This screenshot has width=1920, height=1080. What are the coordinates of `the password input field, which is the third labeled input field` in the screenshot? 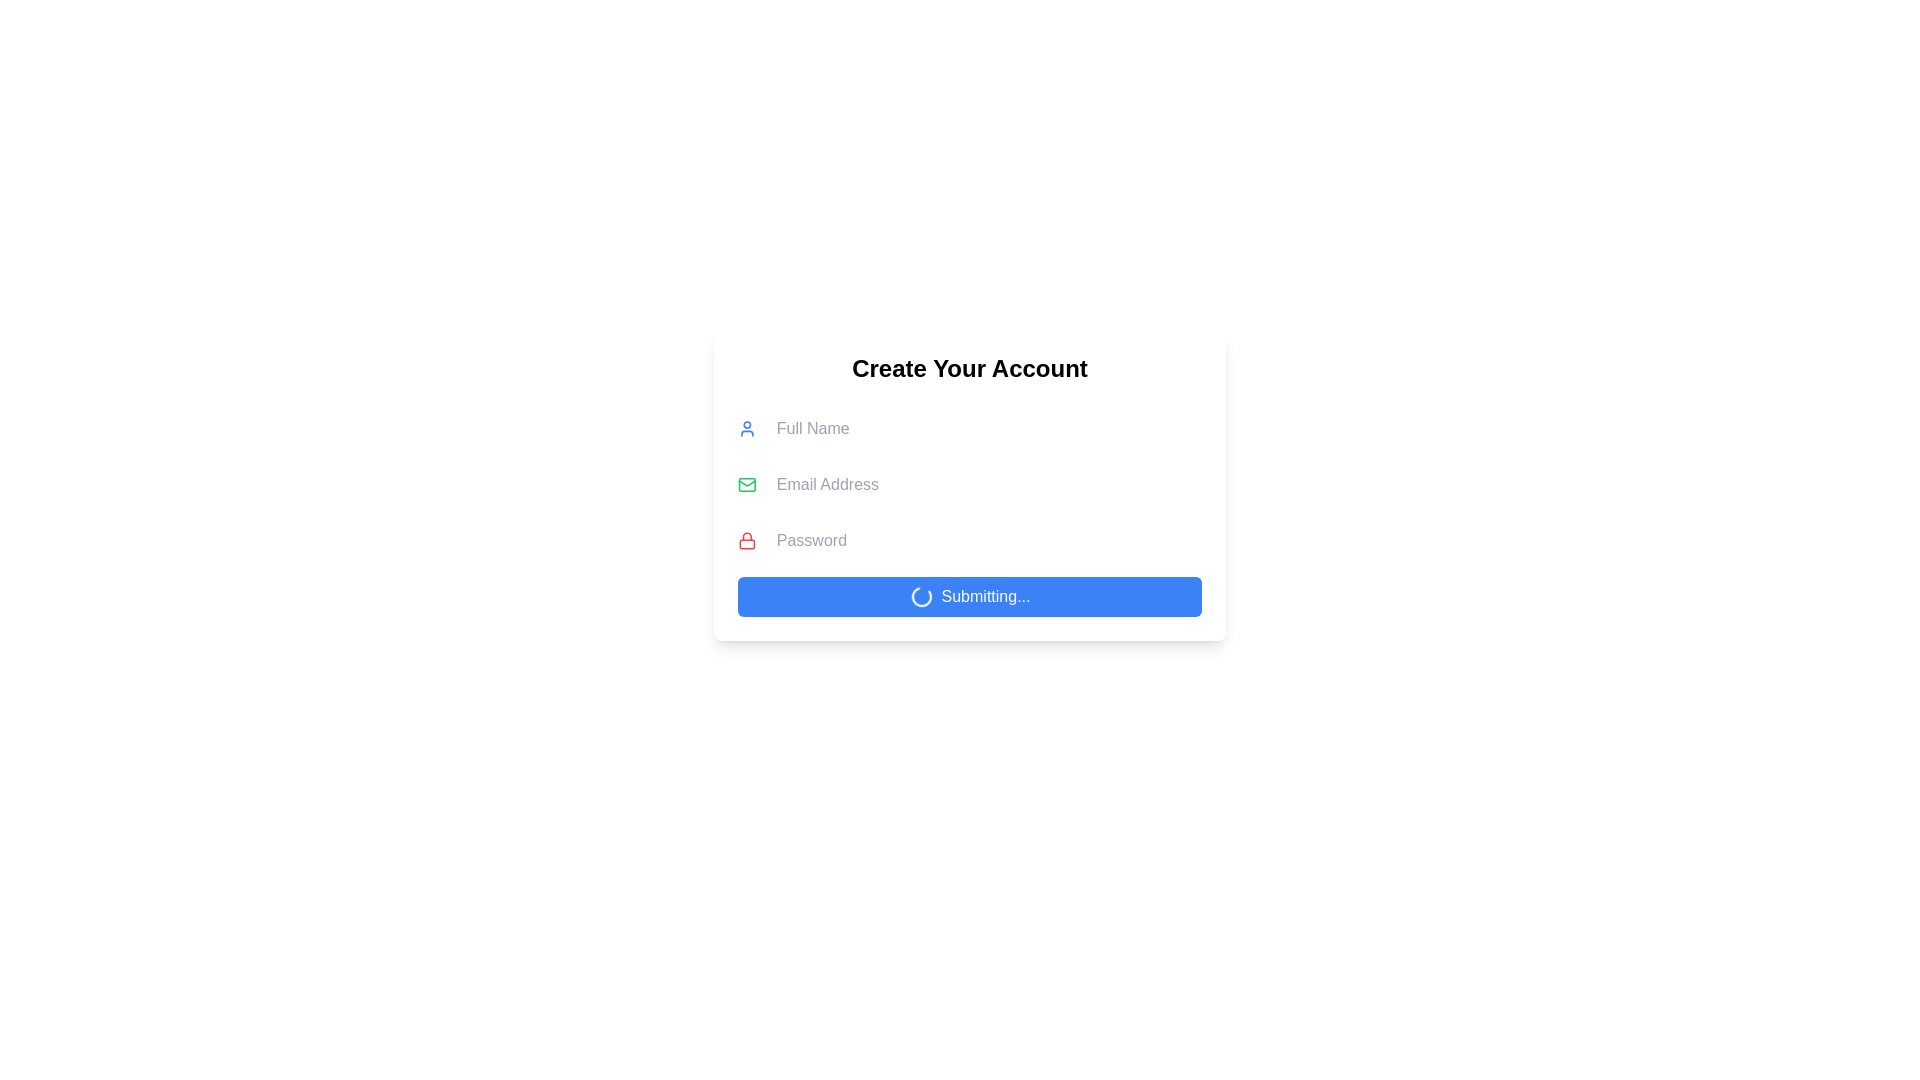 It's located at (969, 540).